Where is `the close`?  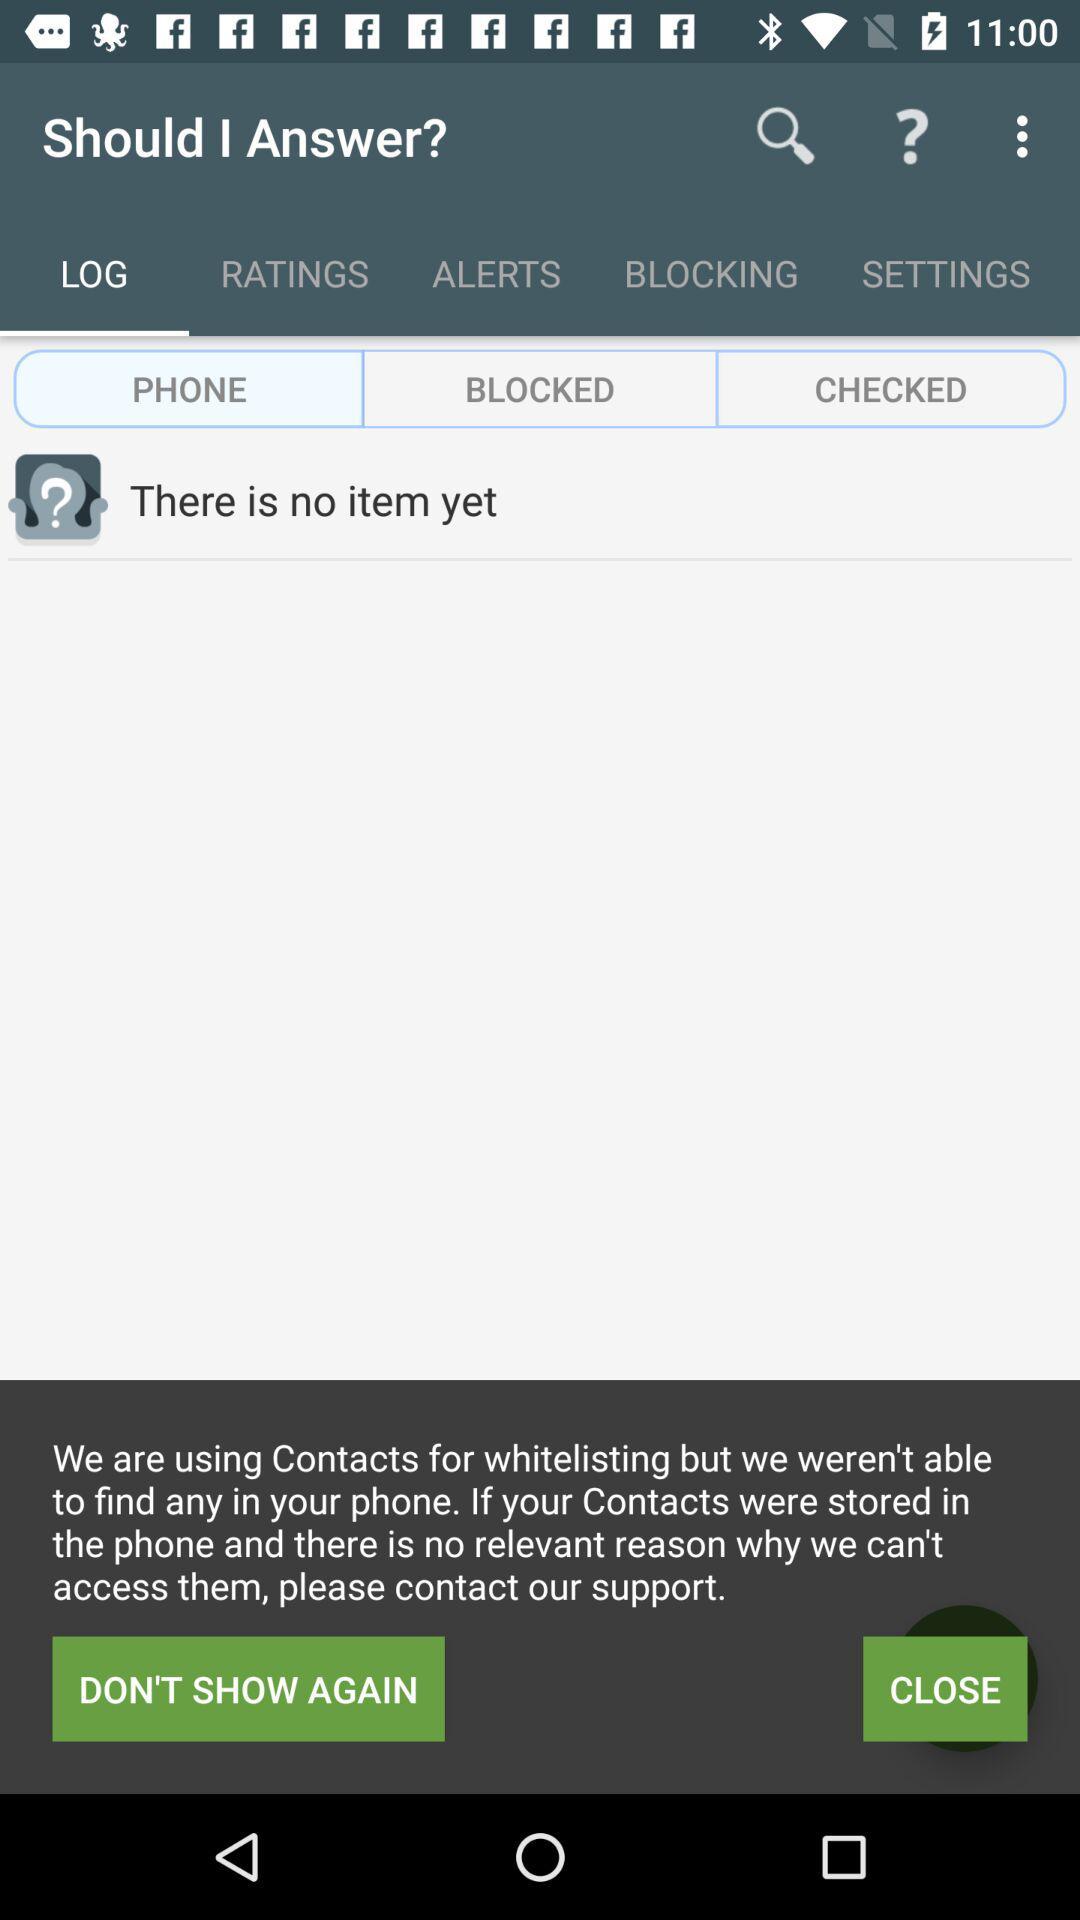 the close is located at coordinates (945, 1688).